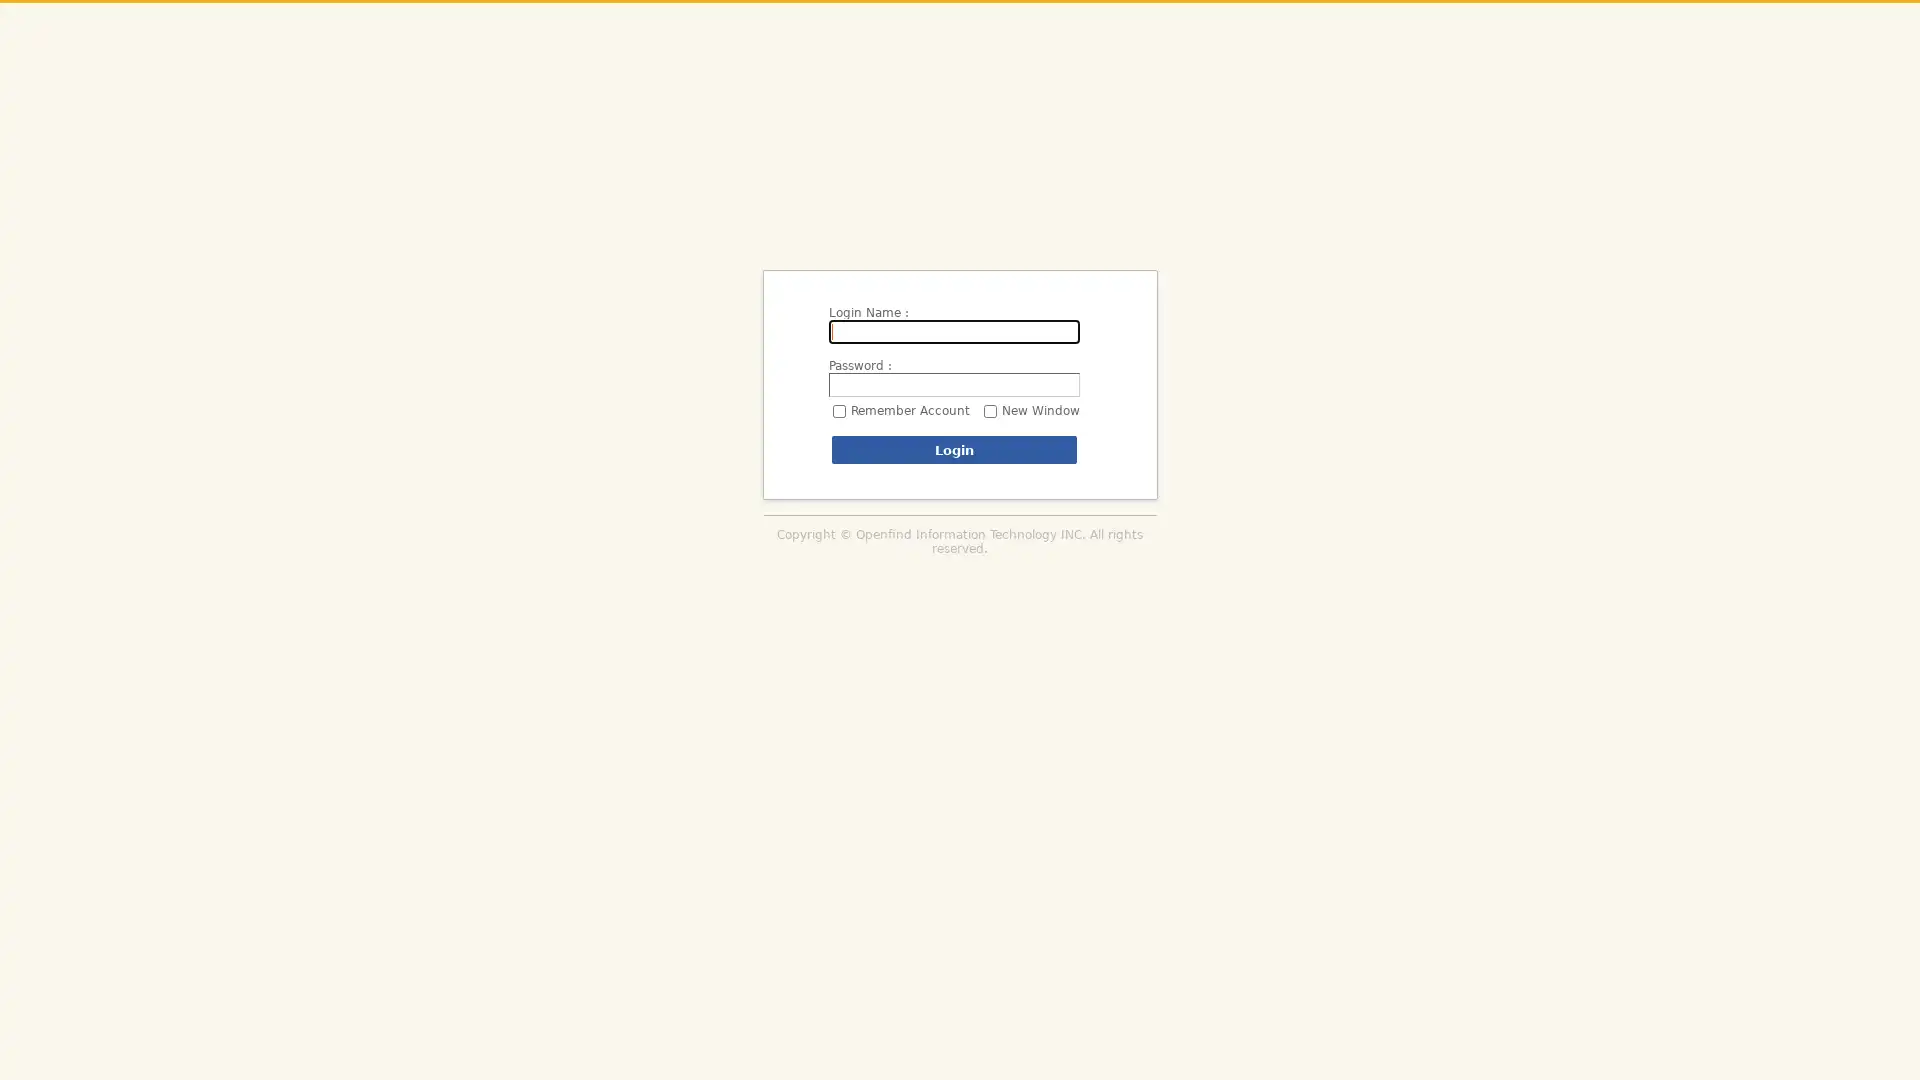 Image resolution: width=1920 pixels, height=1080 pixels. What do you see at coordinates (952, 450) in the screenshot?
I see `Login` at bounding box center [952, 450].